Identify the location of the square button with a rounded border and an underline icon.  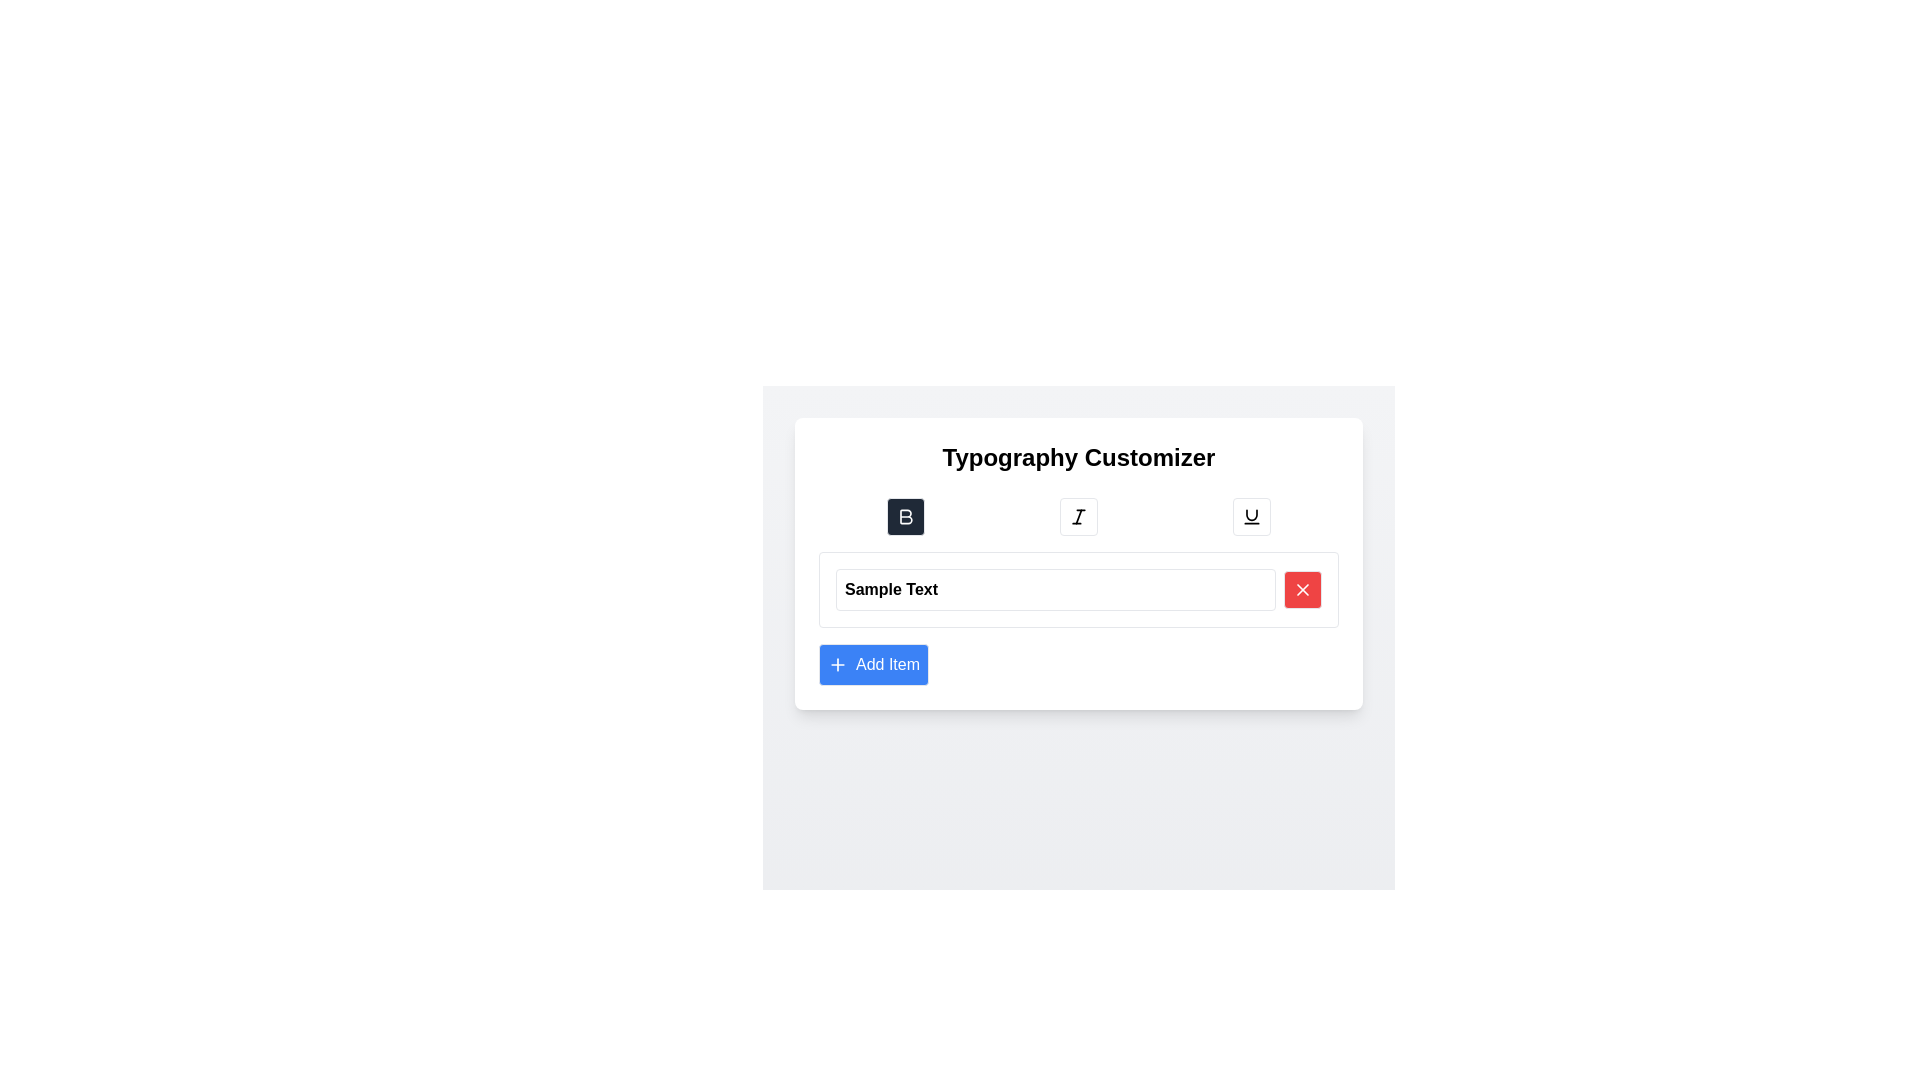
(1251, 515).